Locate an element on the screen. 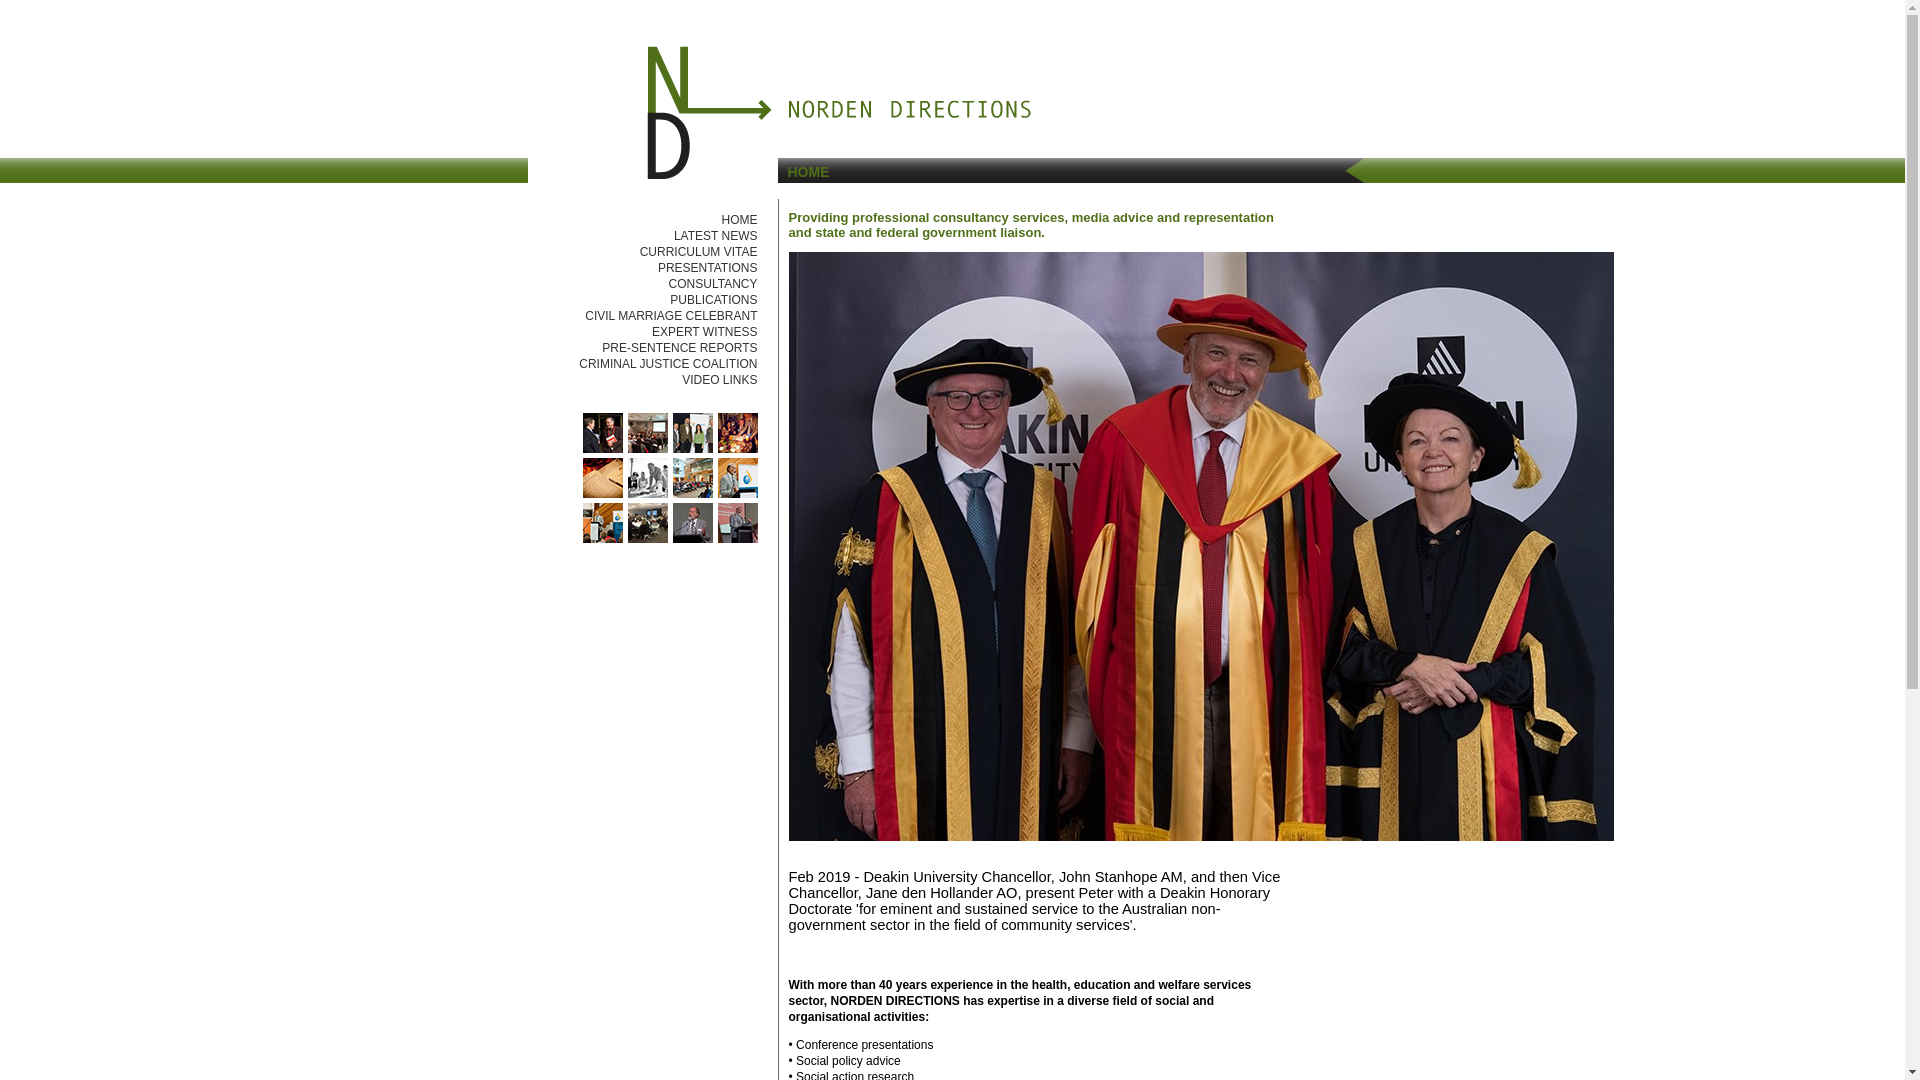  'CIVIL MARRIAGE CELEBRANT' is located at coordinates (671, 315).